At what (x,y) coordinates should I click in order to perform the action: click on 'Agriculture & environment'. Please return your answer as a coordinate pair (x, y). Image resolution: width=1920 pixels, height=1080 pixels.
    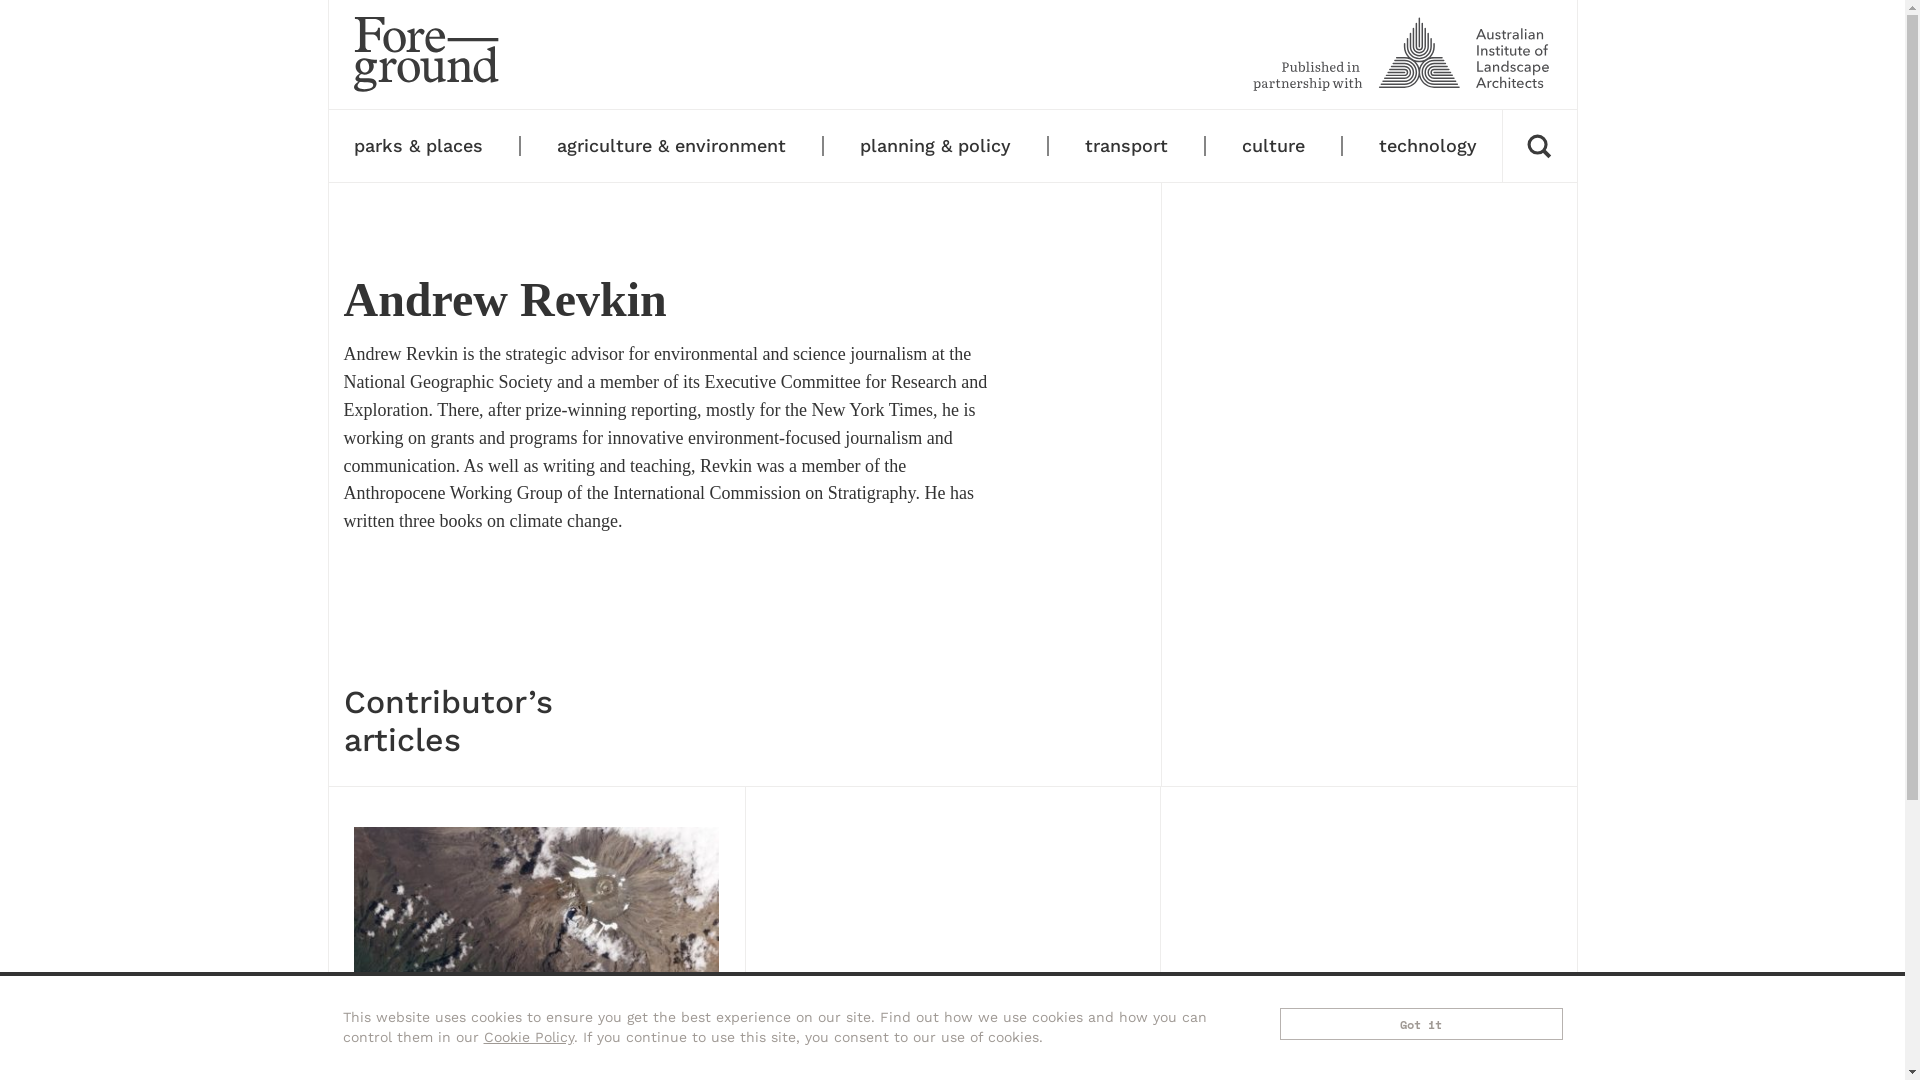
    Looking at the image, I should click on (483, 1063).